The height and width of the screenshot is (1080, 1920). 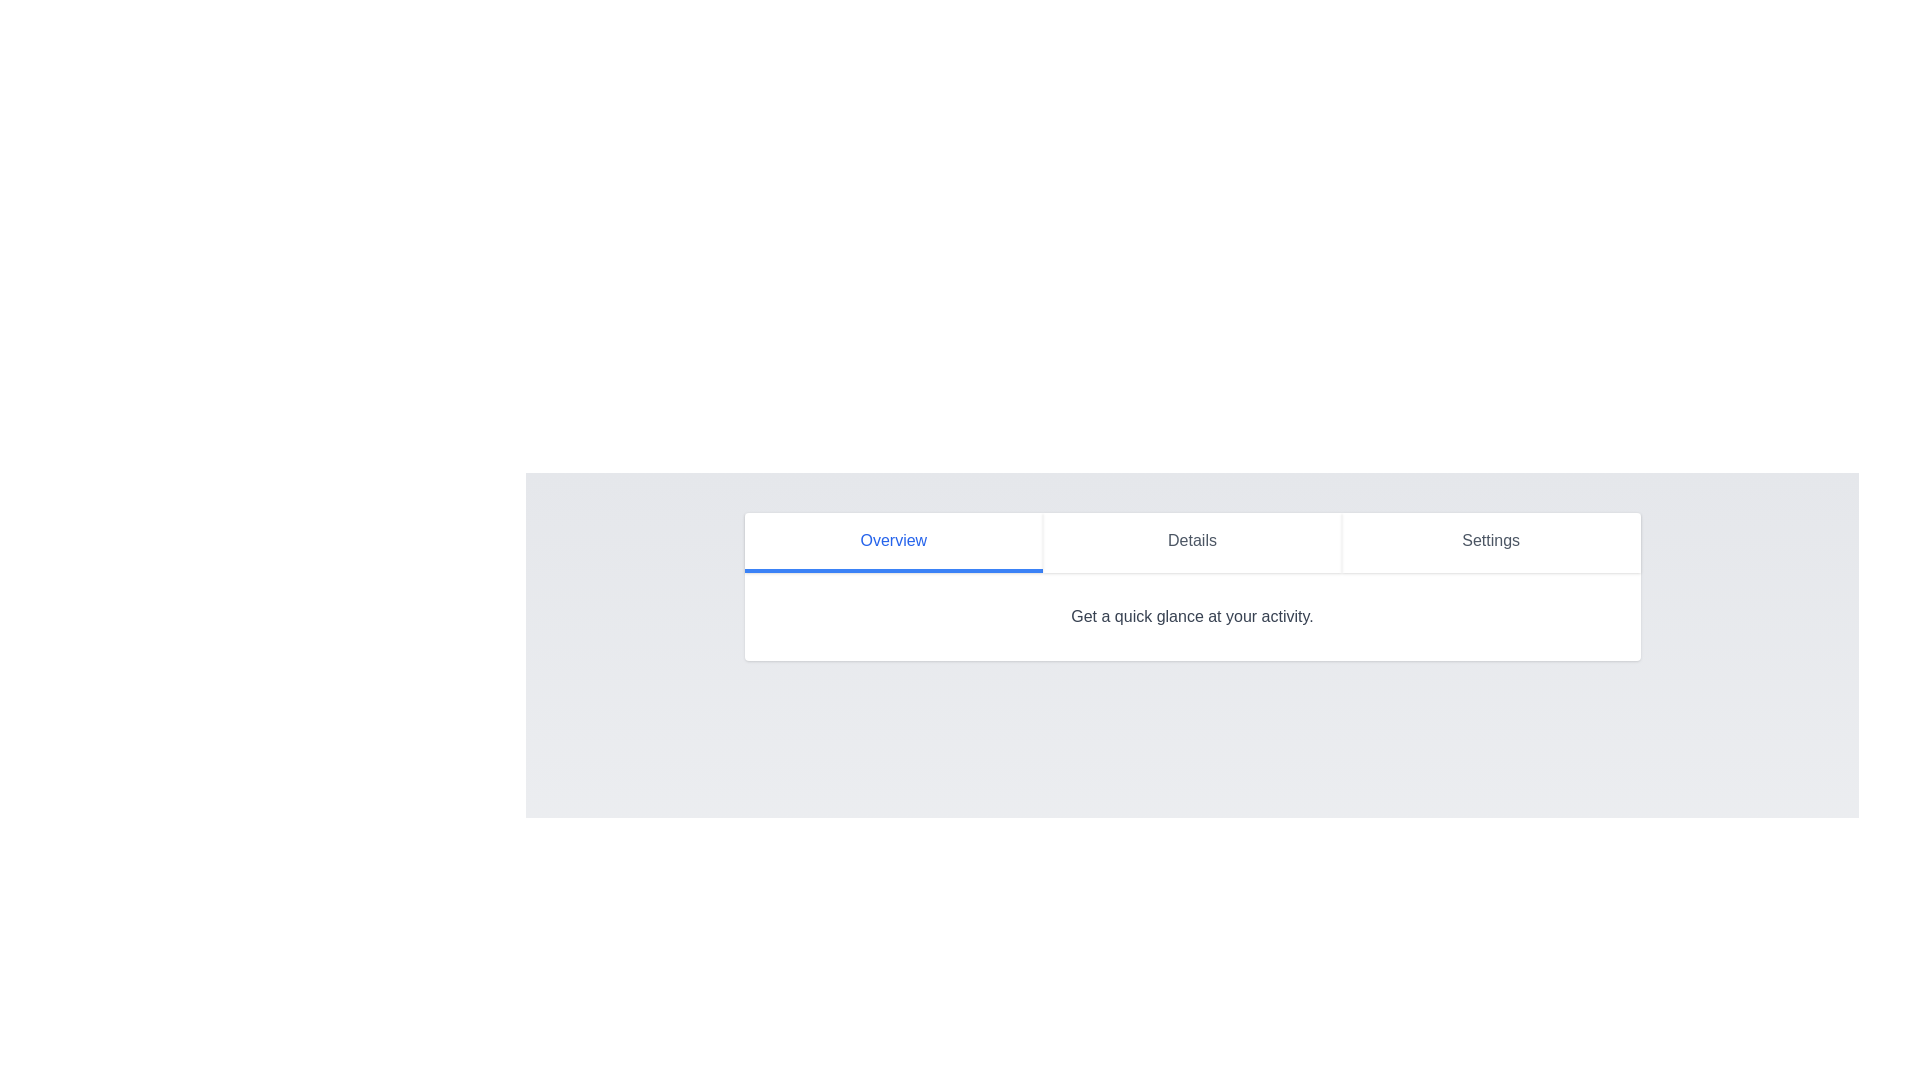 I want to click on the Overview tab by clicking on its button, so click(x=892, y=543).